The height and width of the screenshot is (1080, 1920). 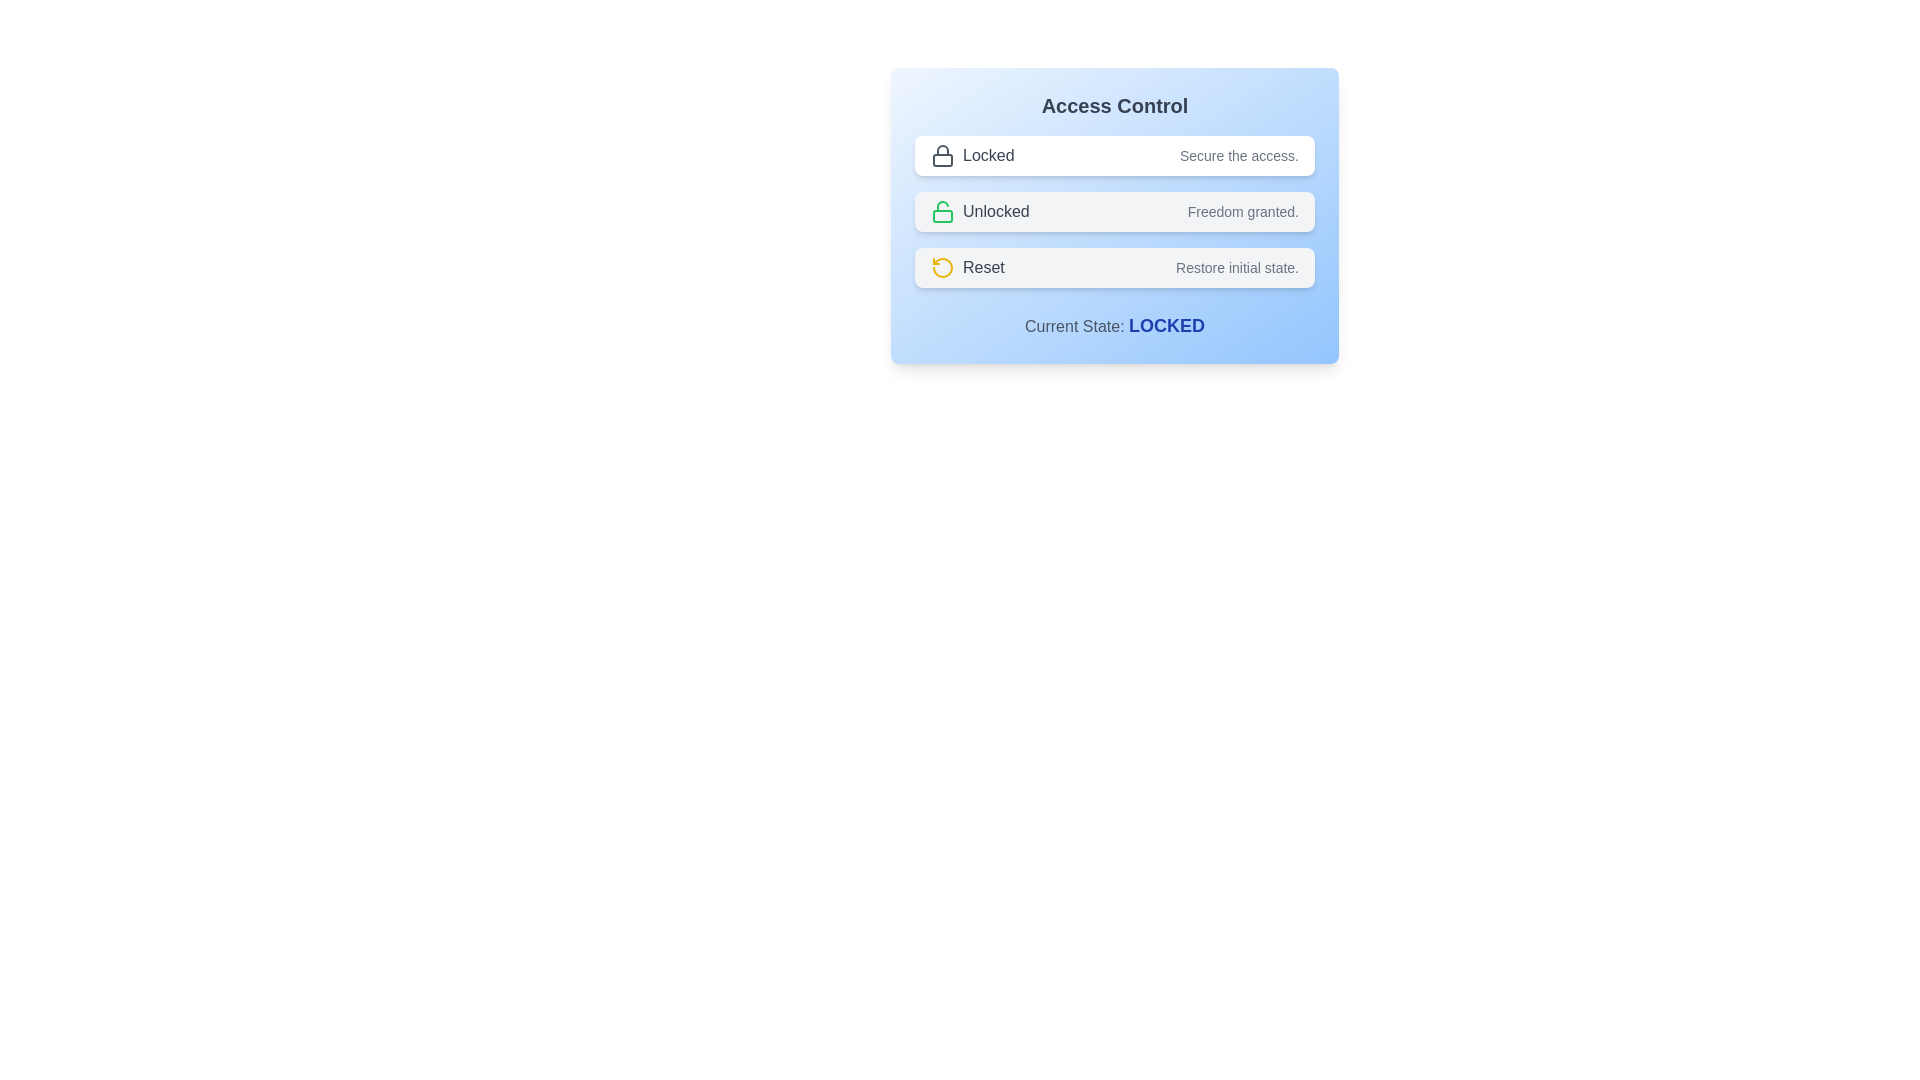 I want to click on the icon to change the state to reset, so click(x=941, y=266).